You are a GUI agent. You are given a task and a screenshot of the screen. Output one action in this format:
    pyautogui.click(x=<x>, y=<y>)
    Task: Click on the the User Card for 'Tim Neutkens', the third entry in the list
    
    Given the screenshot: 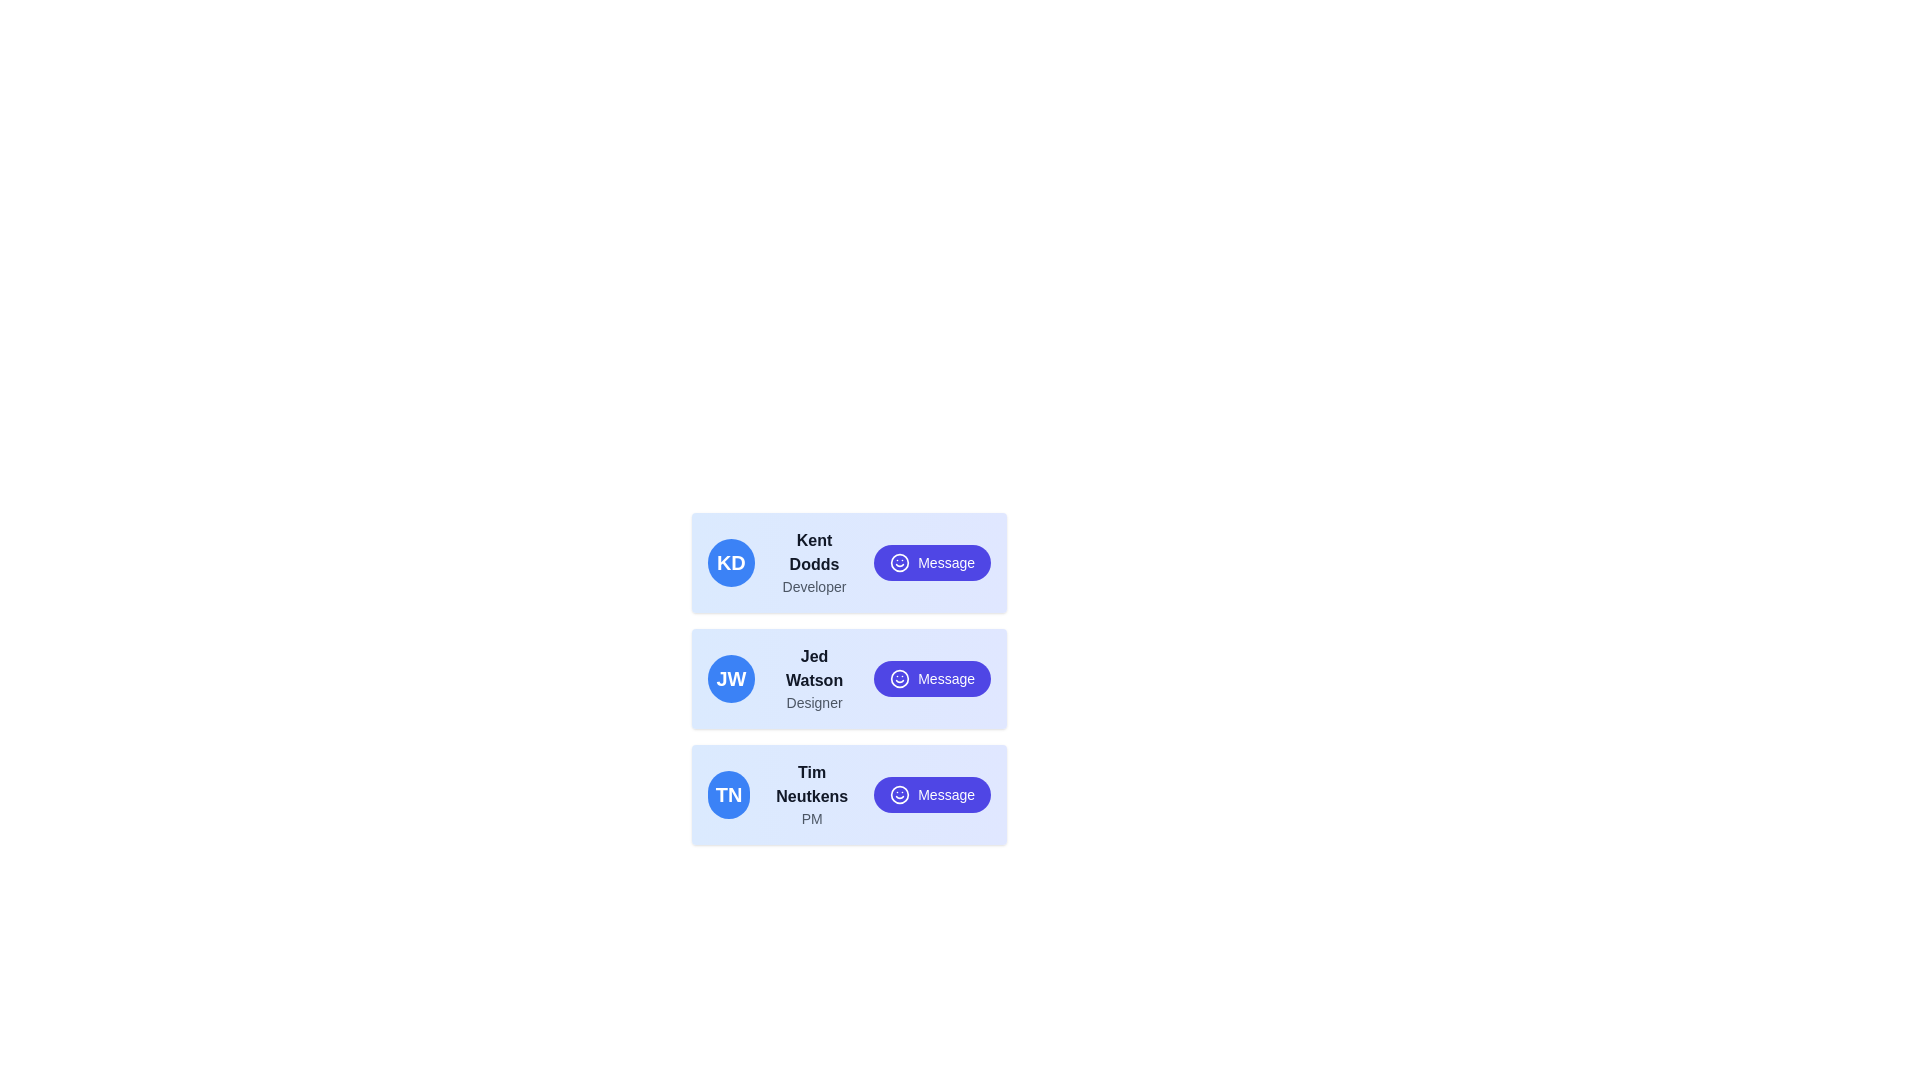 What is the action you would take?
    pyautogui.click(x=849, y=793)
    